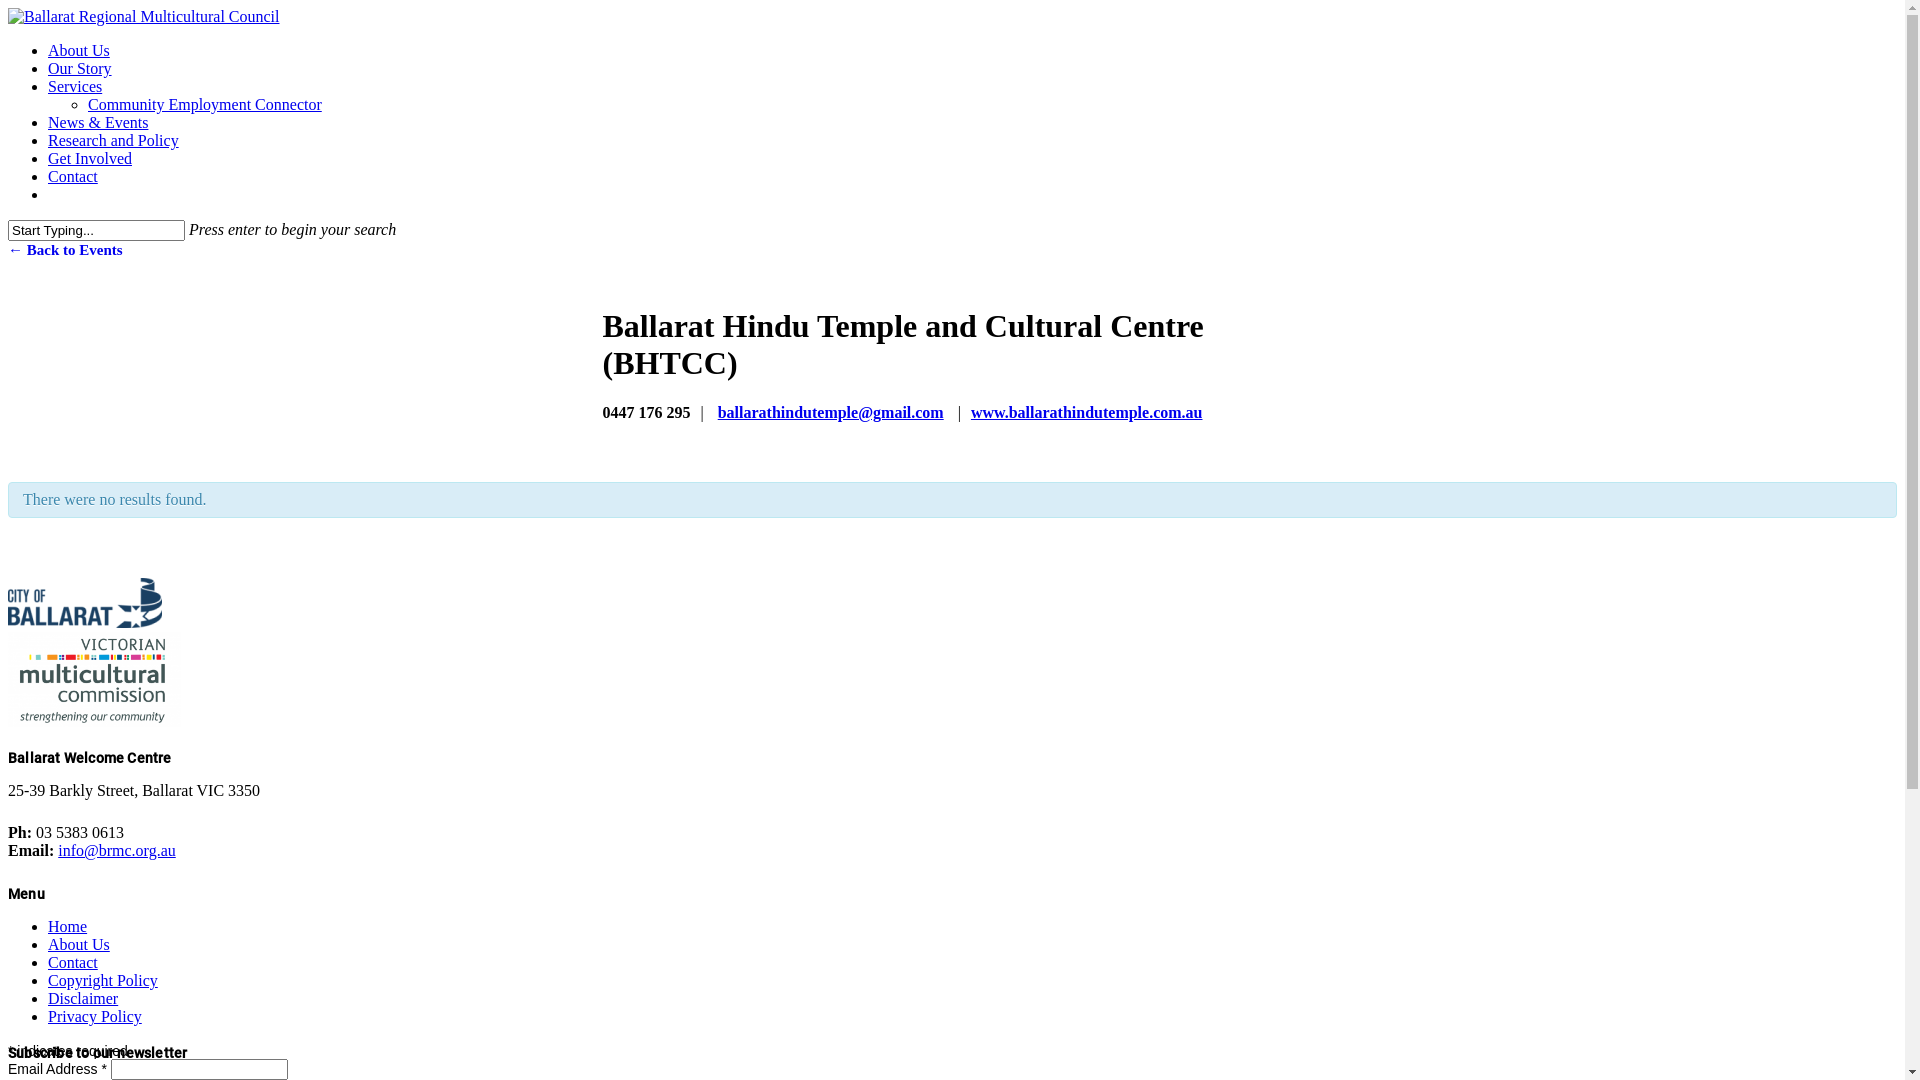 The image size is (1920, 1080). I want to click on 'Contact', so click(72, 175).